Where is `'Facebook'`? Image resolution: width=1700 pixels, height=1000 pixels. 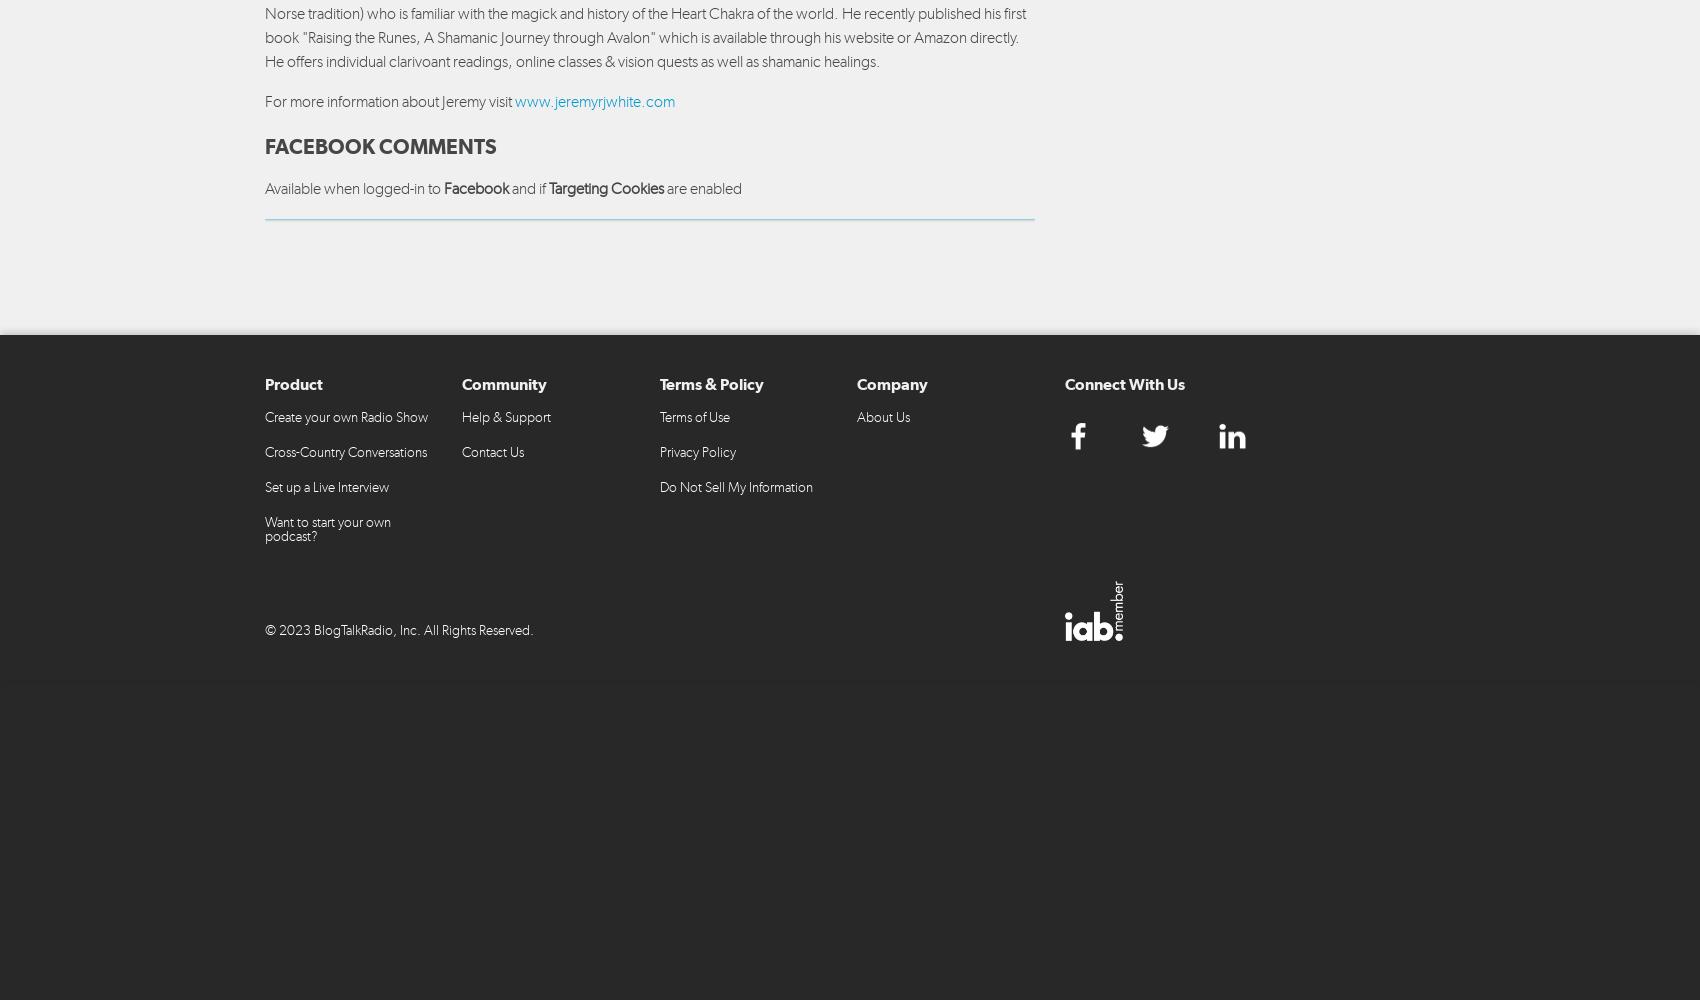 'Facebook' is located at coordinates (476, 187).